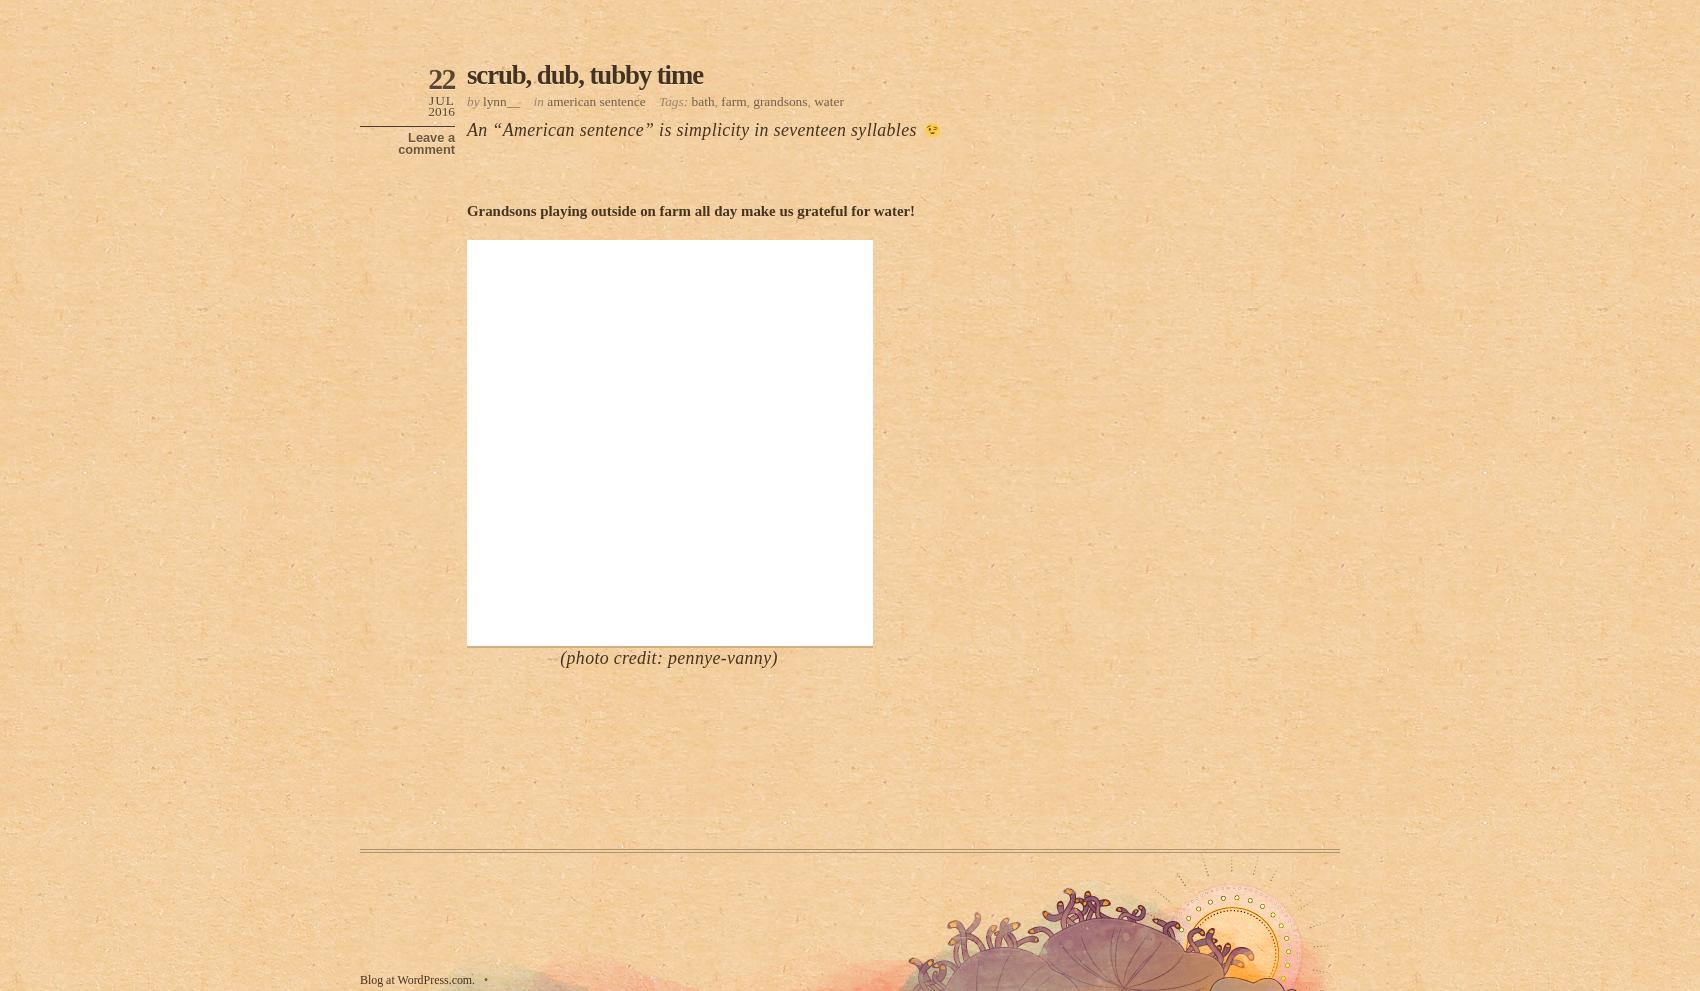  What do you see at coordinates (558, 657) in the screenshot?
I see `'(photo credit: pennye-vanny)'` at bounding box center [558, 657].